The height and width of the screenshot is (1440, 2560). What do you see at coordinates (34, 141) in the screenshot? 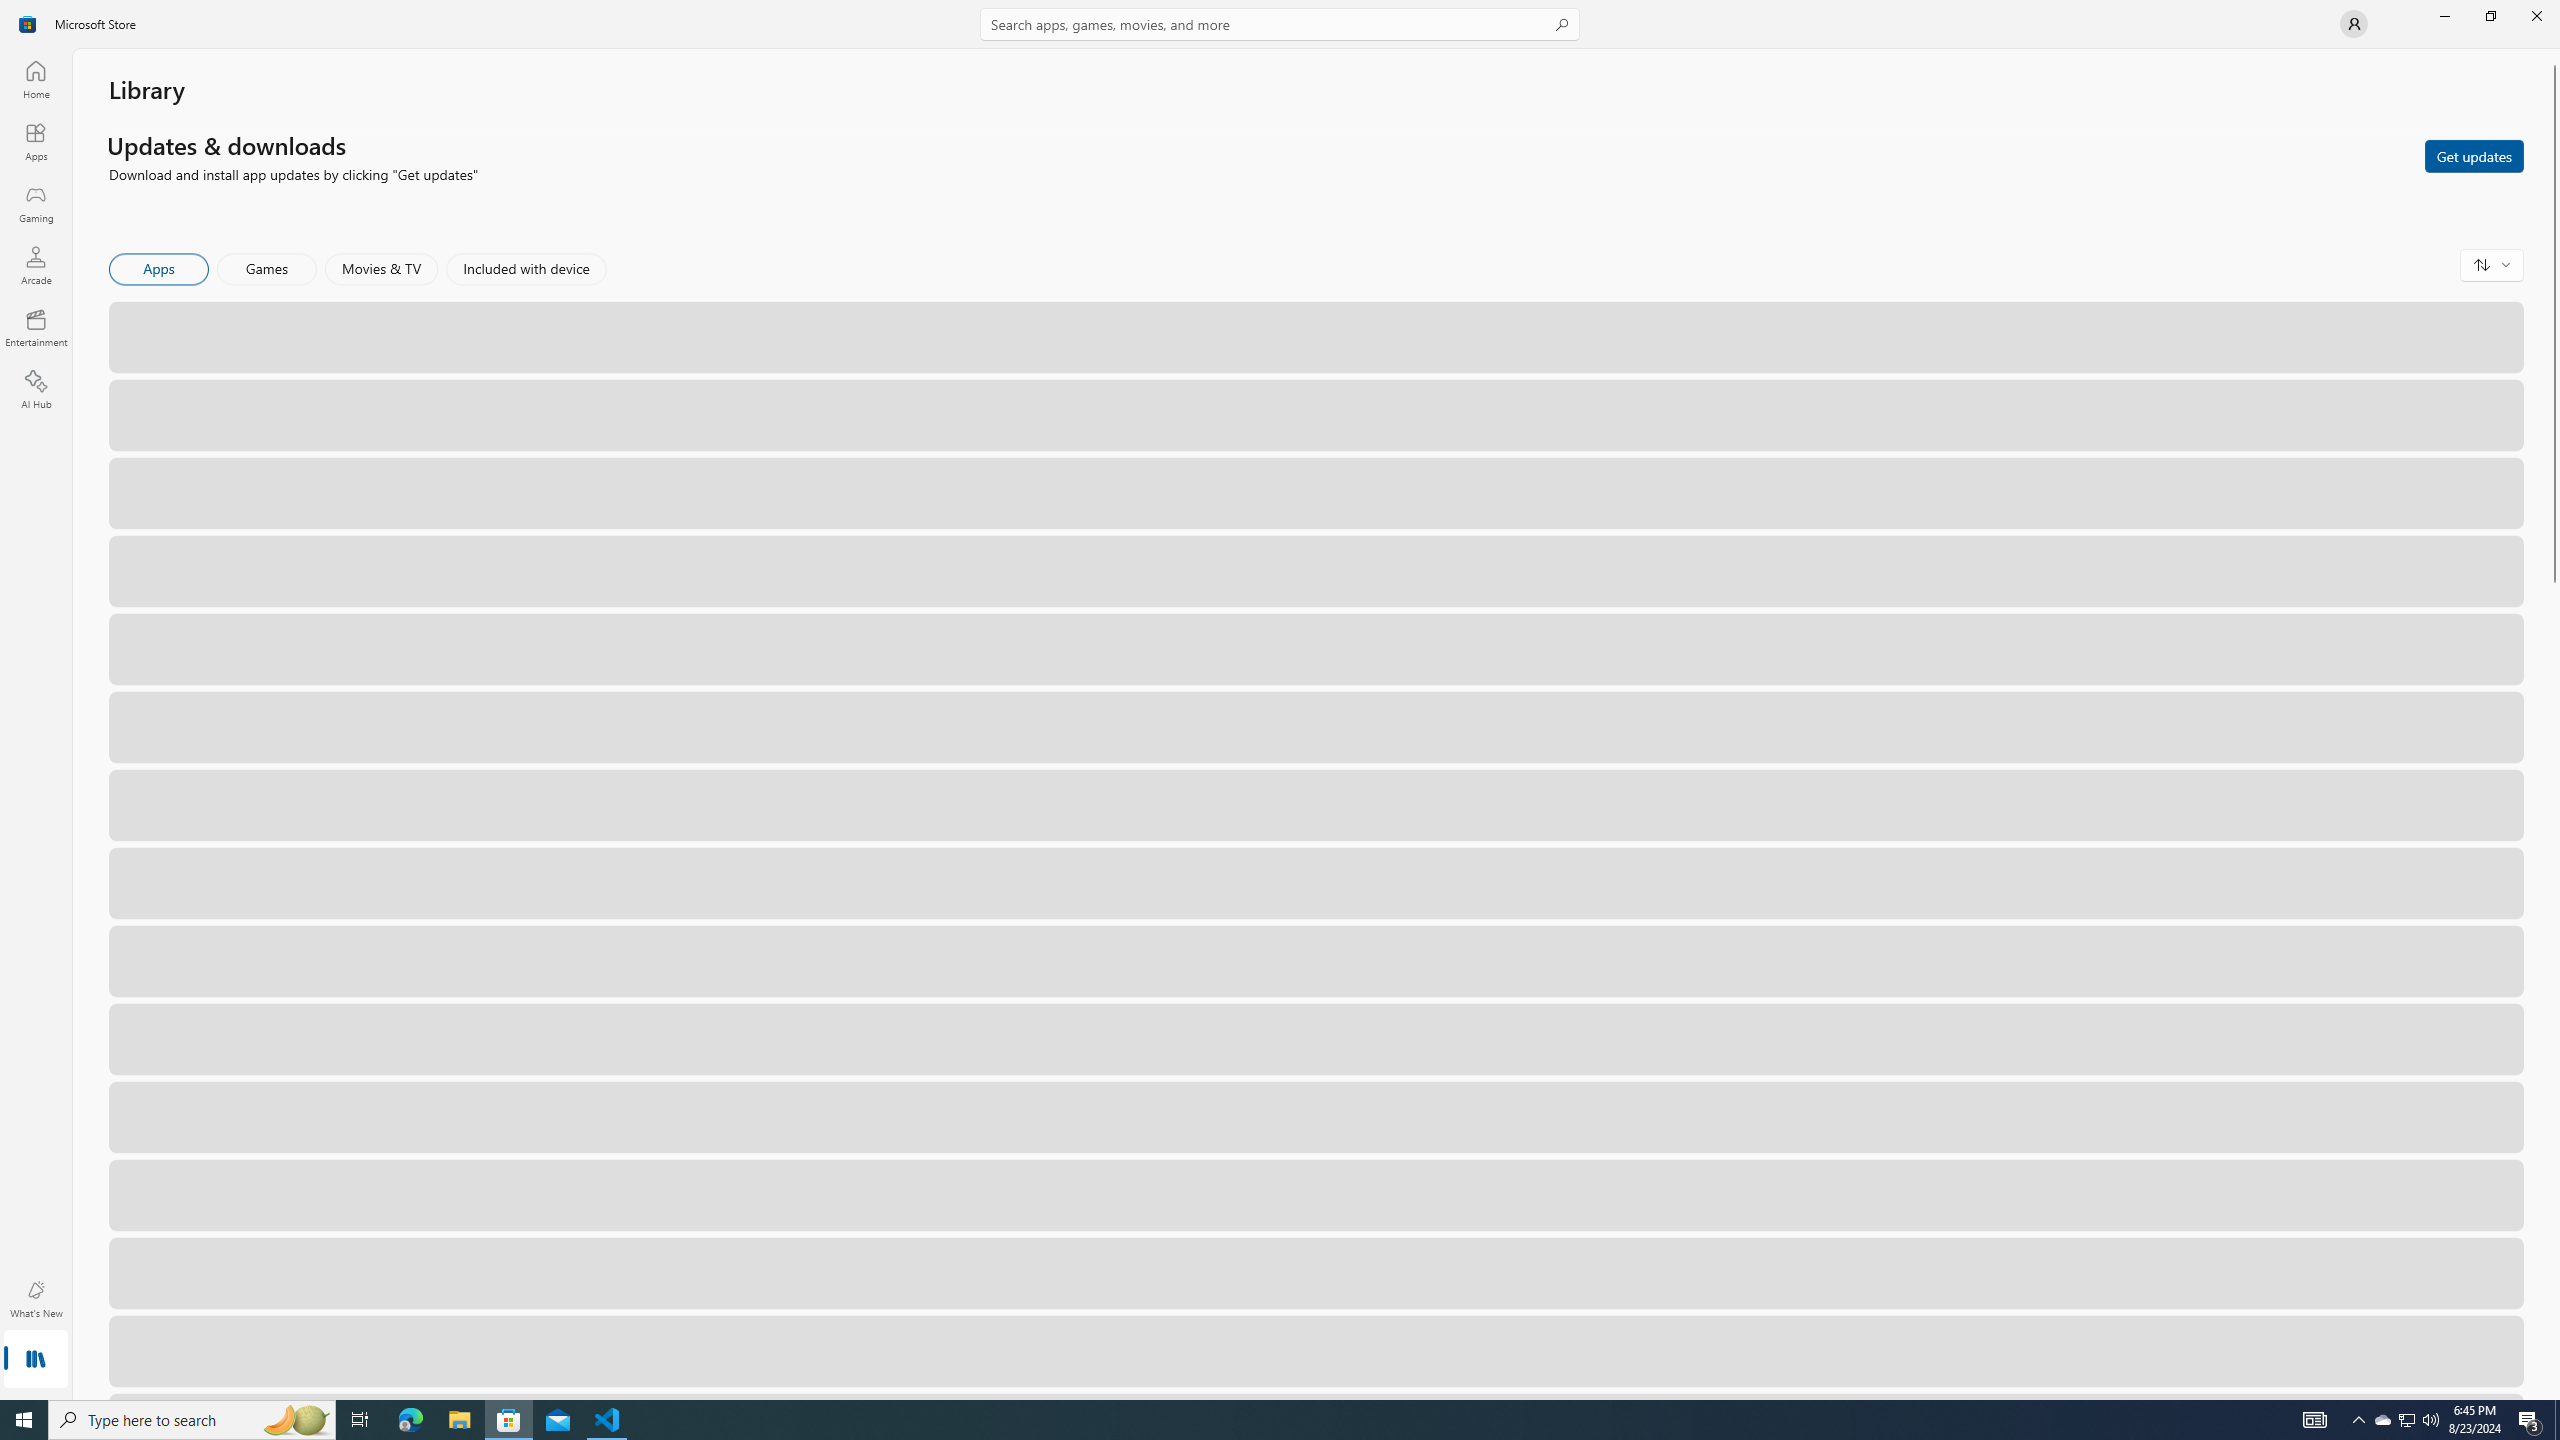
I see `'Apps'` at bounding box center [34, 141].